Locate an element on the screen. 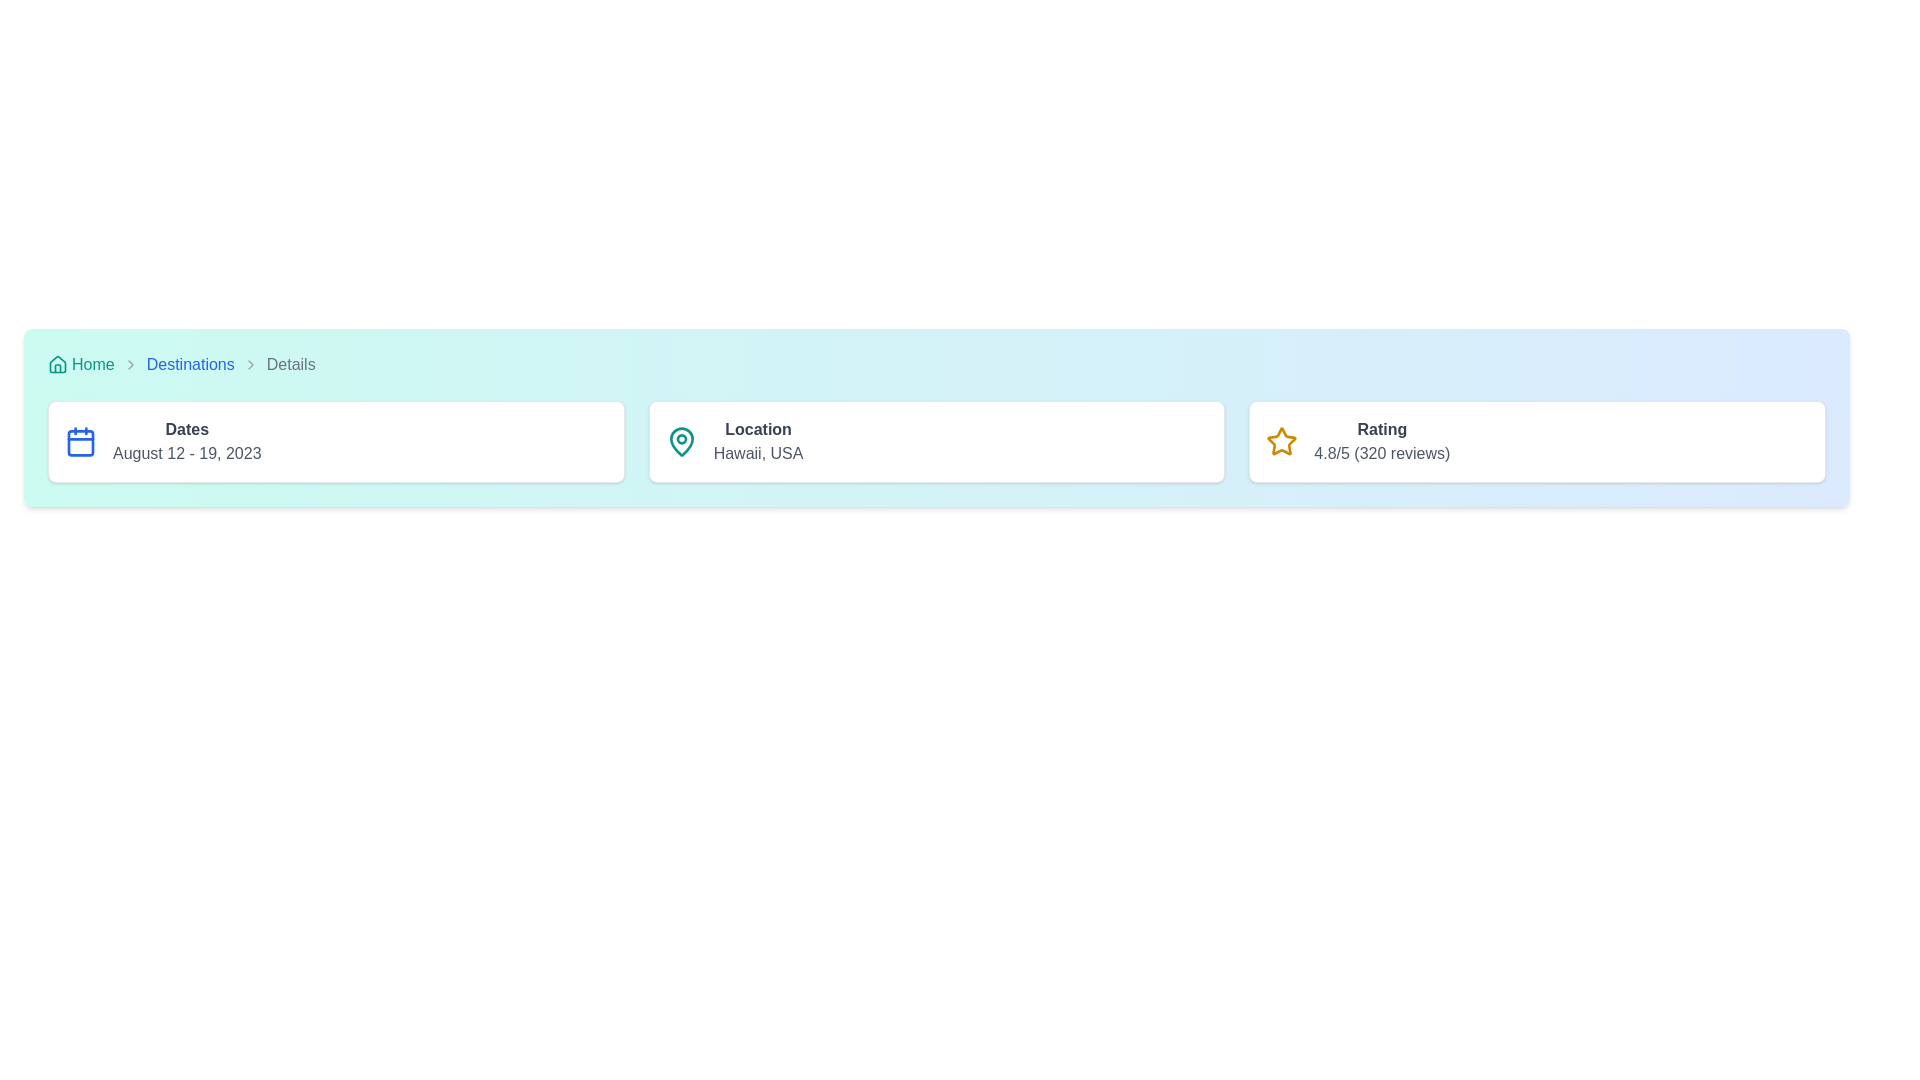  the 'Home' breadcrumb navigation link, which features a house icon and teal text, located at the top-left corner of the interface is located at coordinates (80, 365).